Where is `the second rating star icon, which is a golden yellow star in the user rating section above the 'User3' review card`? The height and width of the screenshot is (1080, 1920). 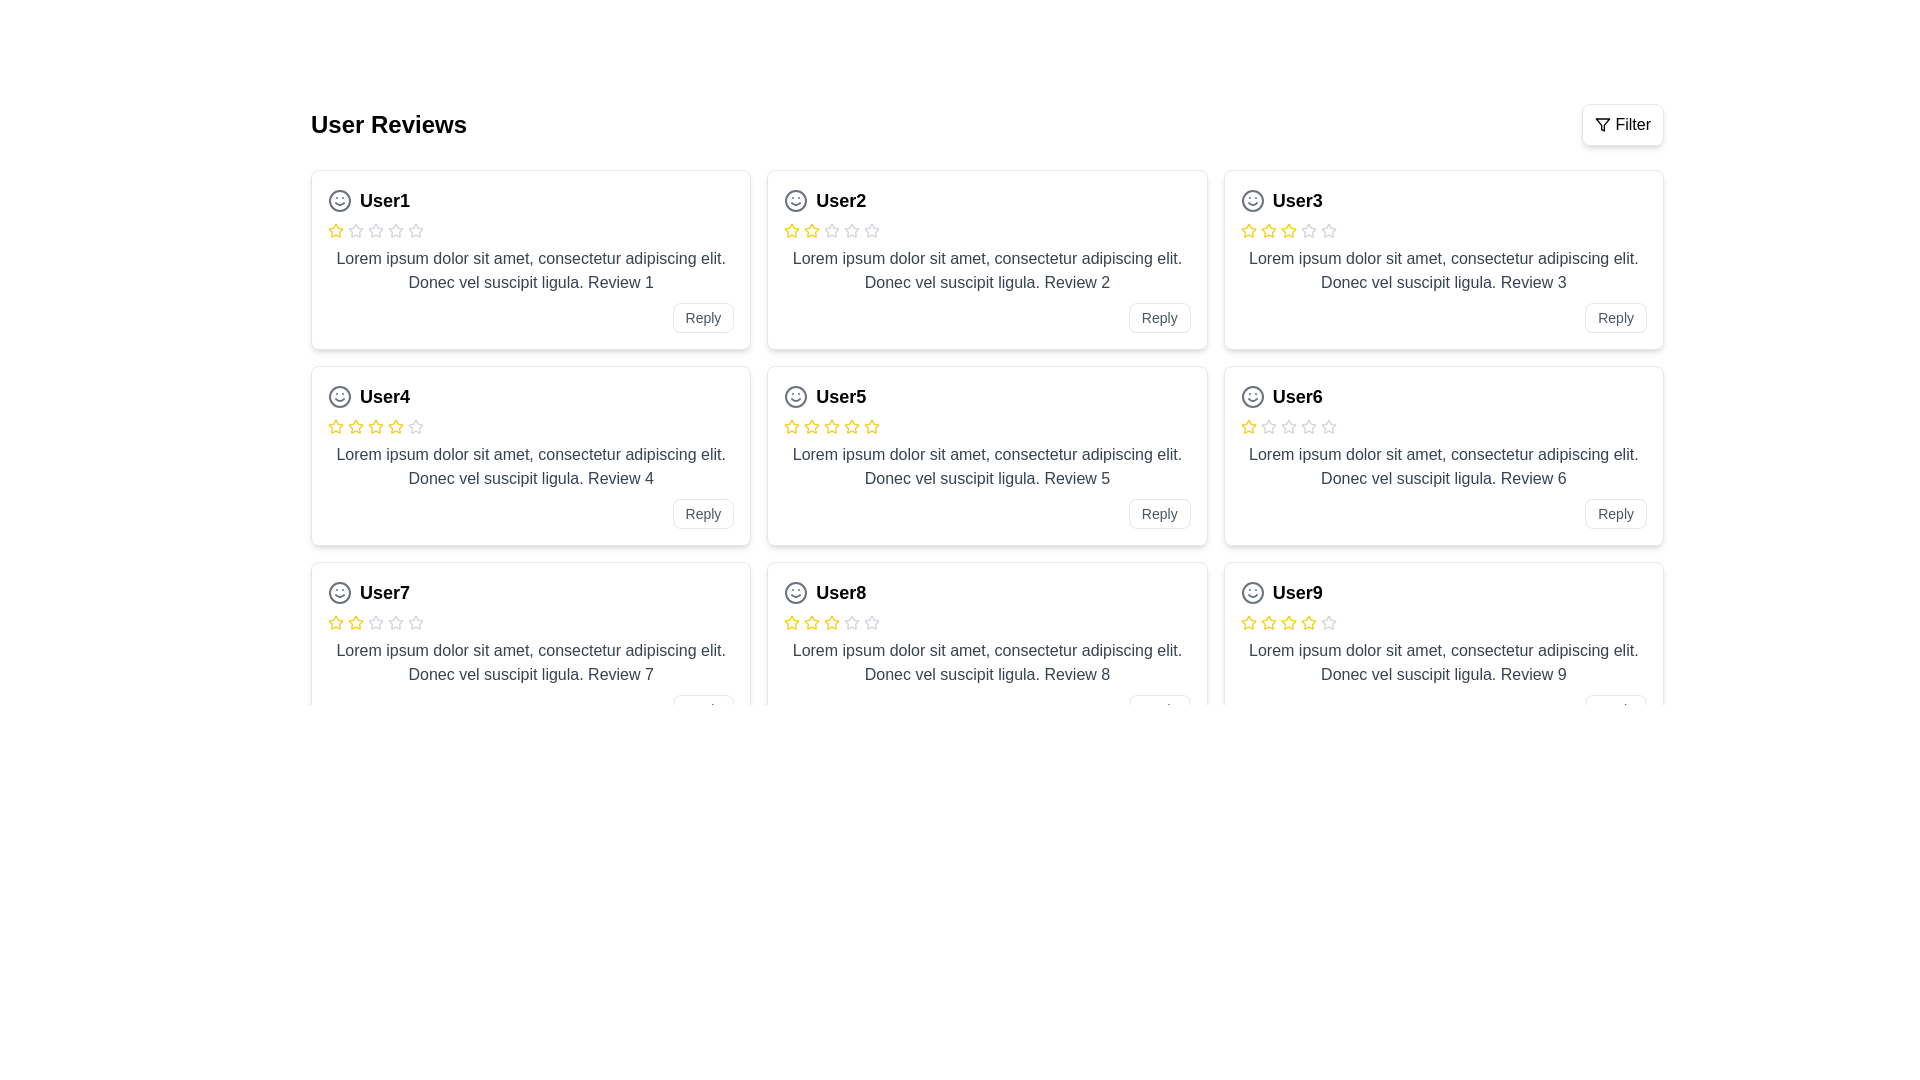 the second rating star icon, which is a golden yellow star in the user rating section above the 'User3' review card is located at coordinates (1288, 229).